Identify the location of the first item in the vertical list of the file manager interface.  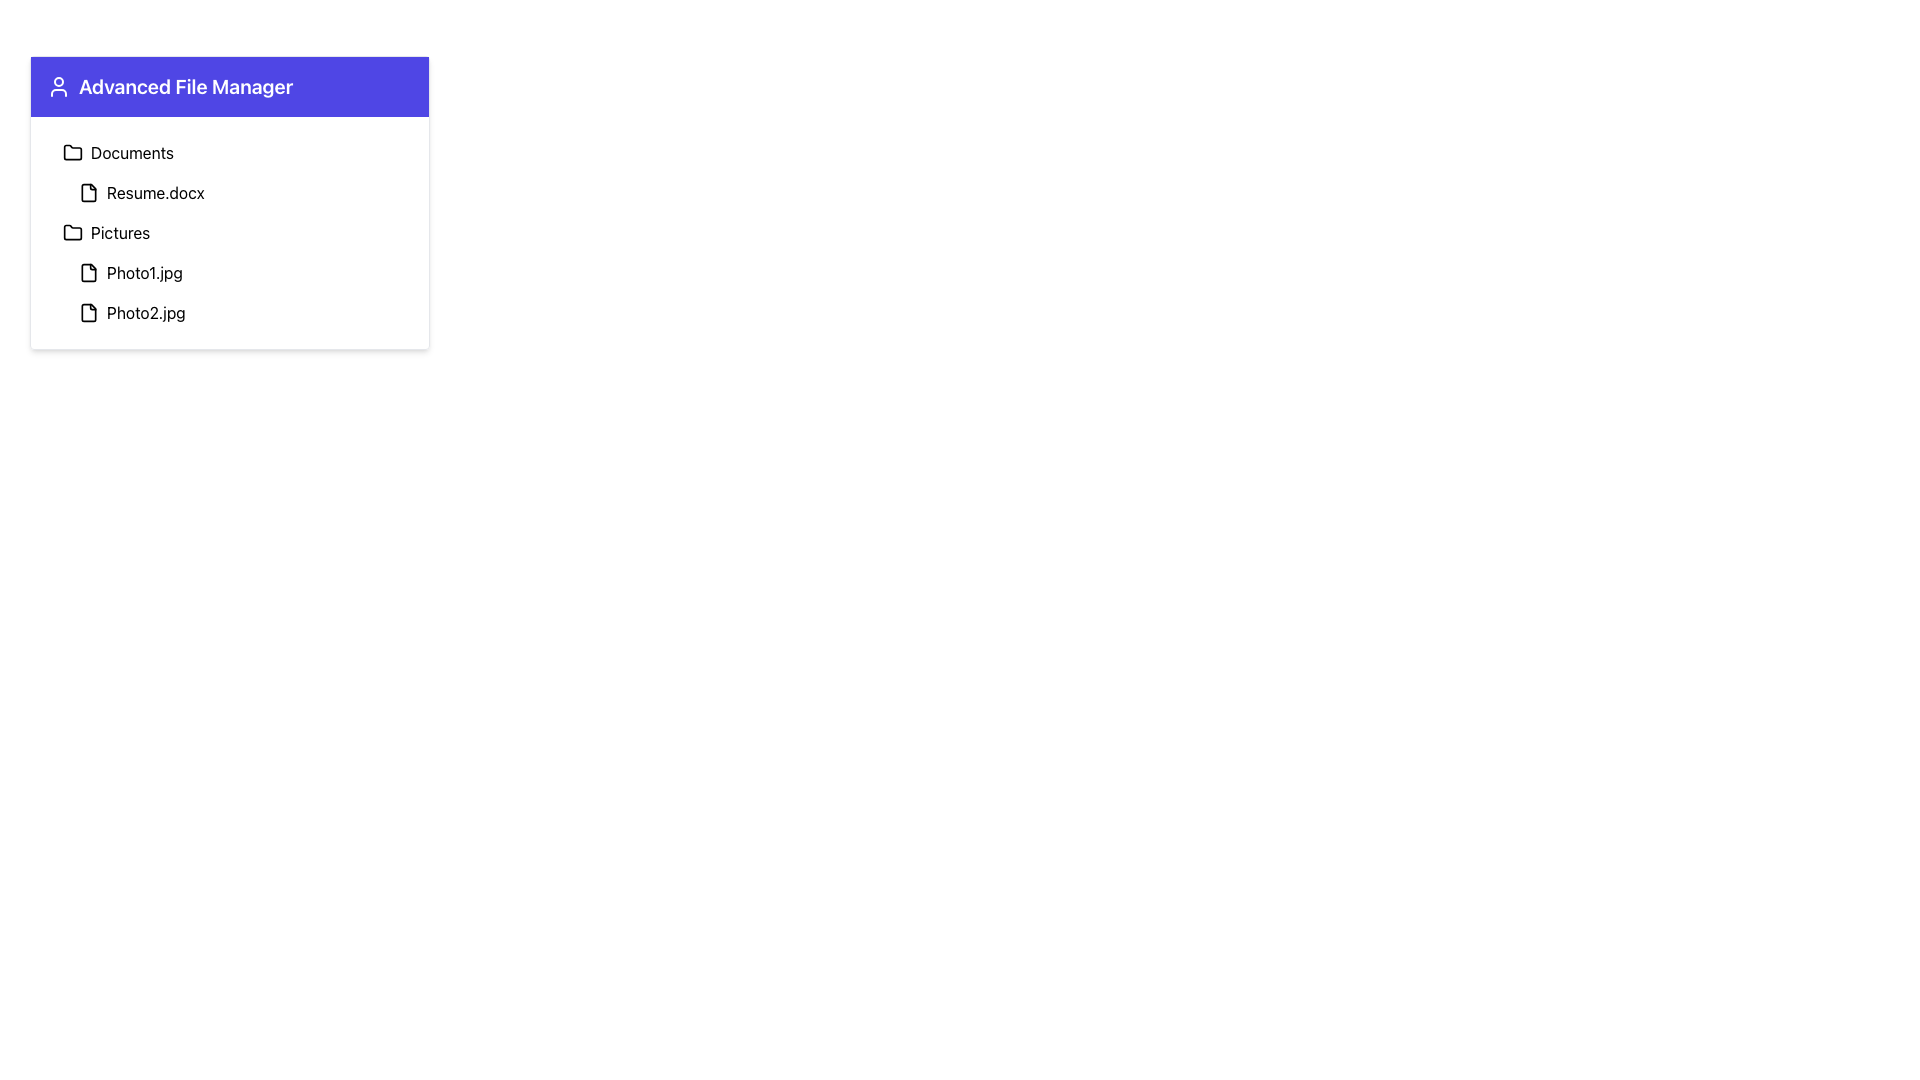
(230, 152).